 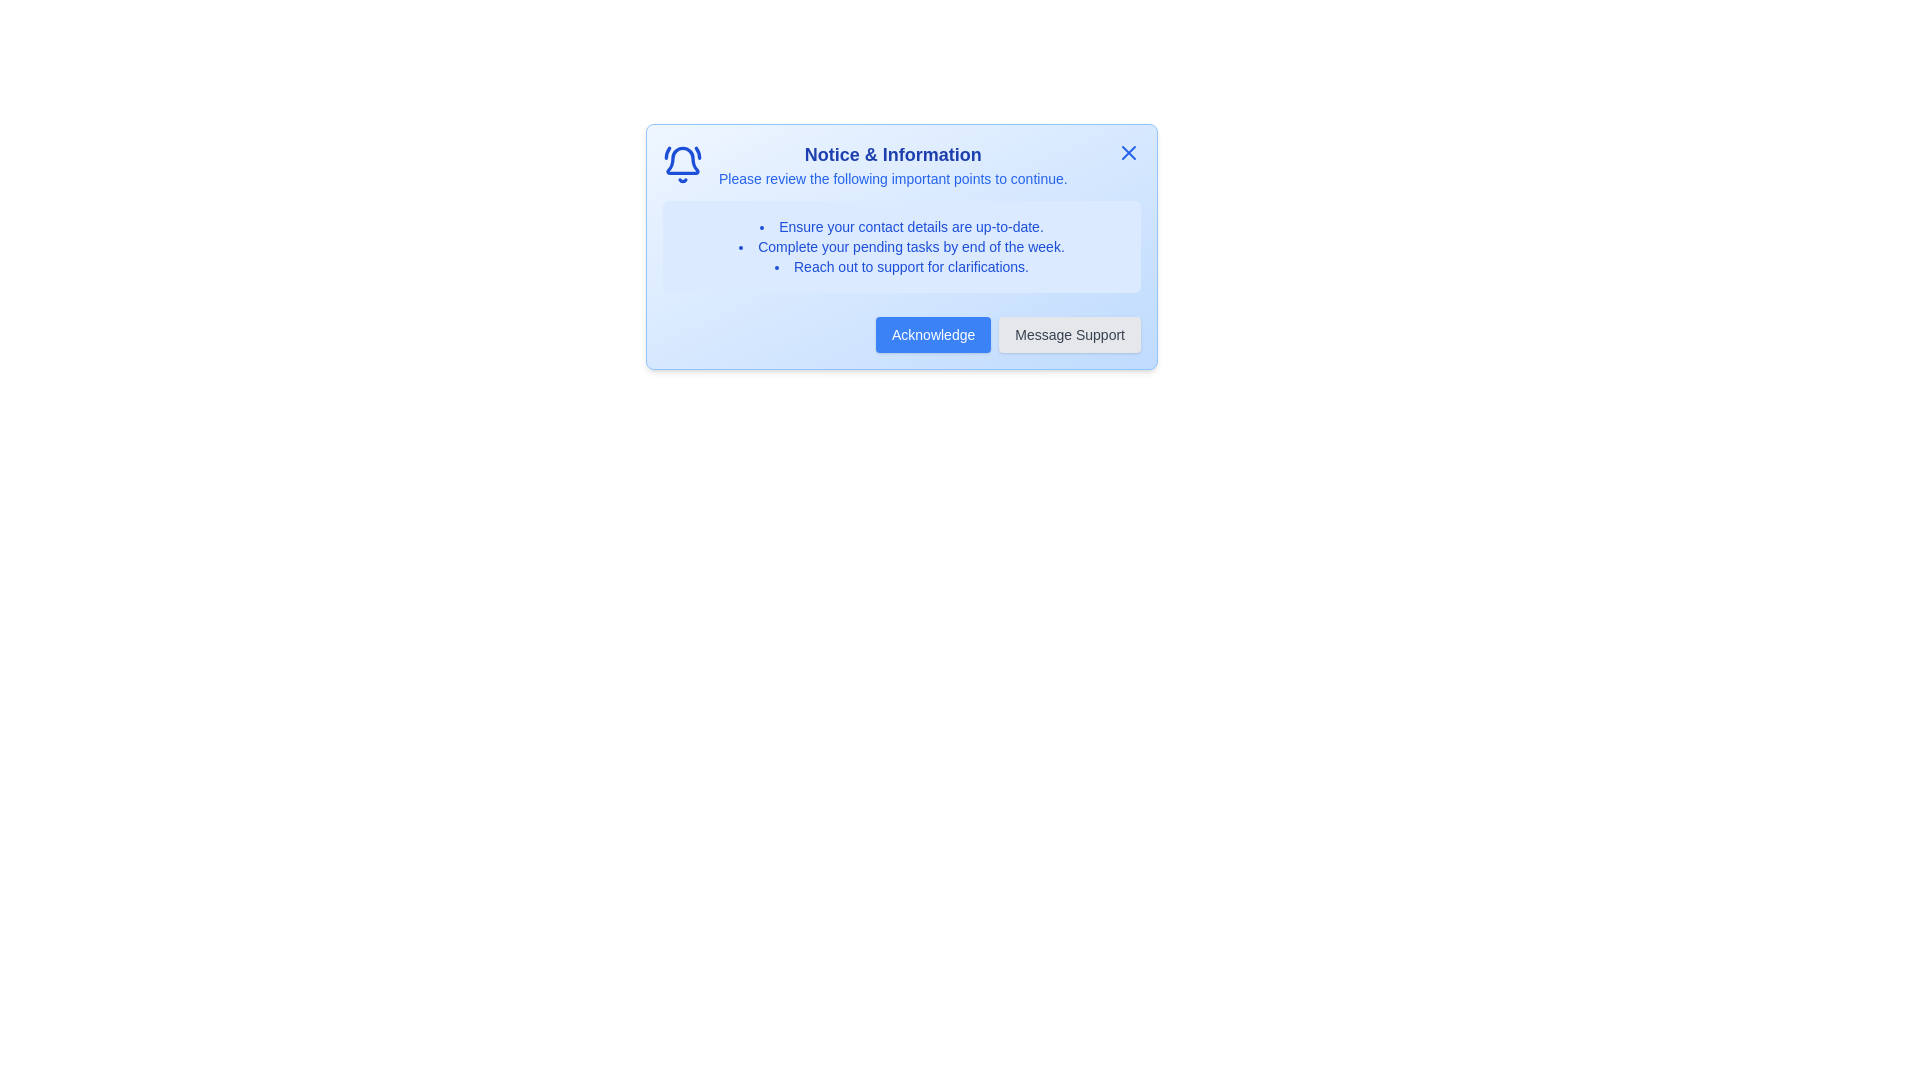 I want to click on the 'Acknowledge' button to acknowledge the information, so click(x=932, y=334).